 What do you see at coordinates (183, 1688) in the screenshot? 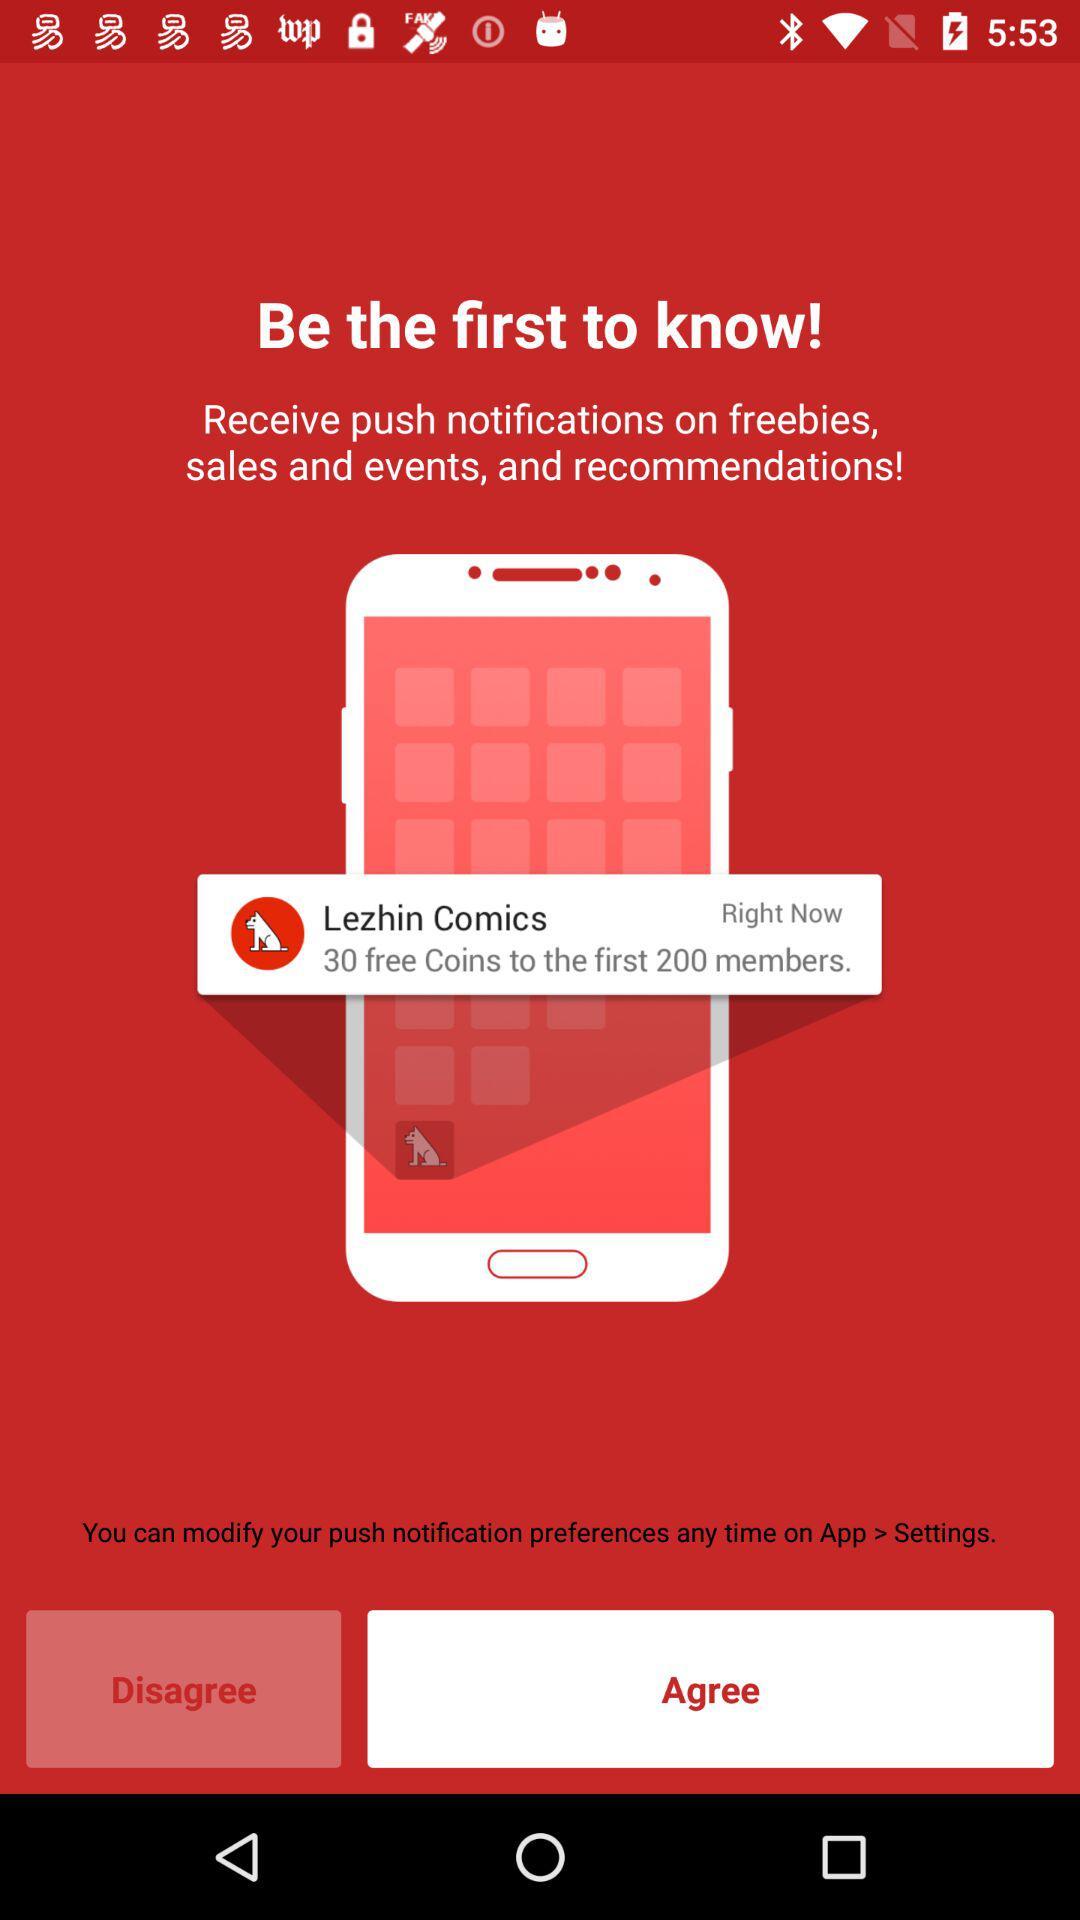
I see `icon to the left of agree` at bounding box center [183, 1688].